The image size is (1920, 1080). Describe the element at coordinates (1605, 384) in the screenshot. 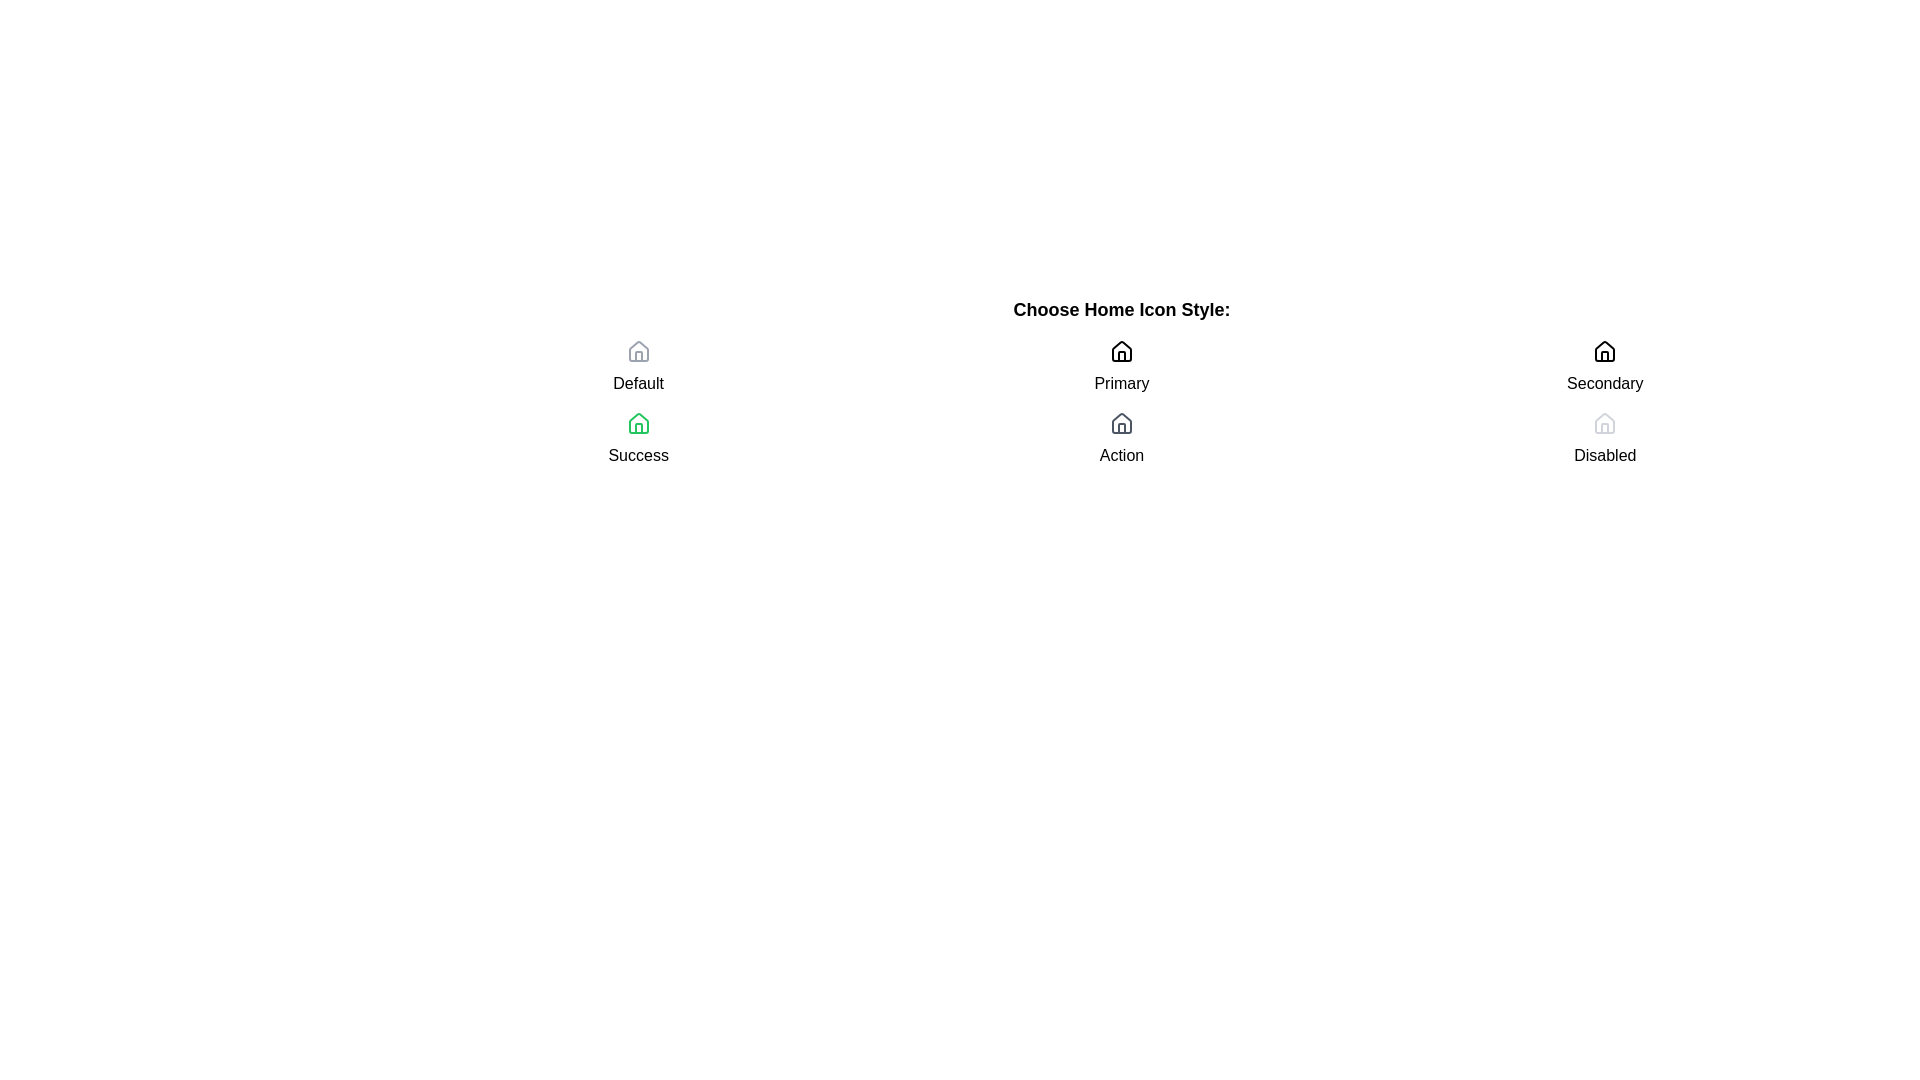

I see `the text element labeled 'Secondary', which is located below the home icon and has a dark color on a plain white background` at that location.